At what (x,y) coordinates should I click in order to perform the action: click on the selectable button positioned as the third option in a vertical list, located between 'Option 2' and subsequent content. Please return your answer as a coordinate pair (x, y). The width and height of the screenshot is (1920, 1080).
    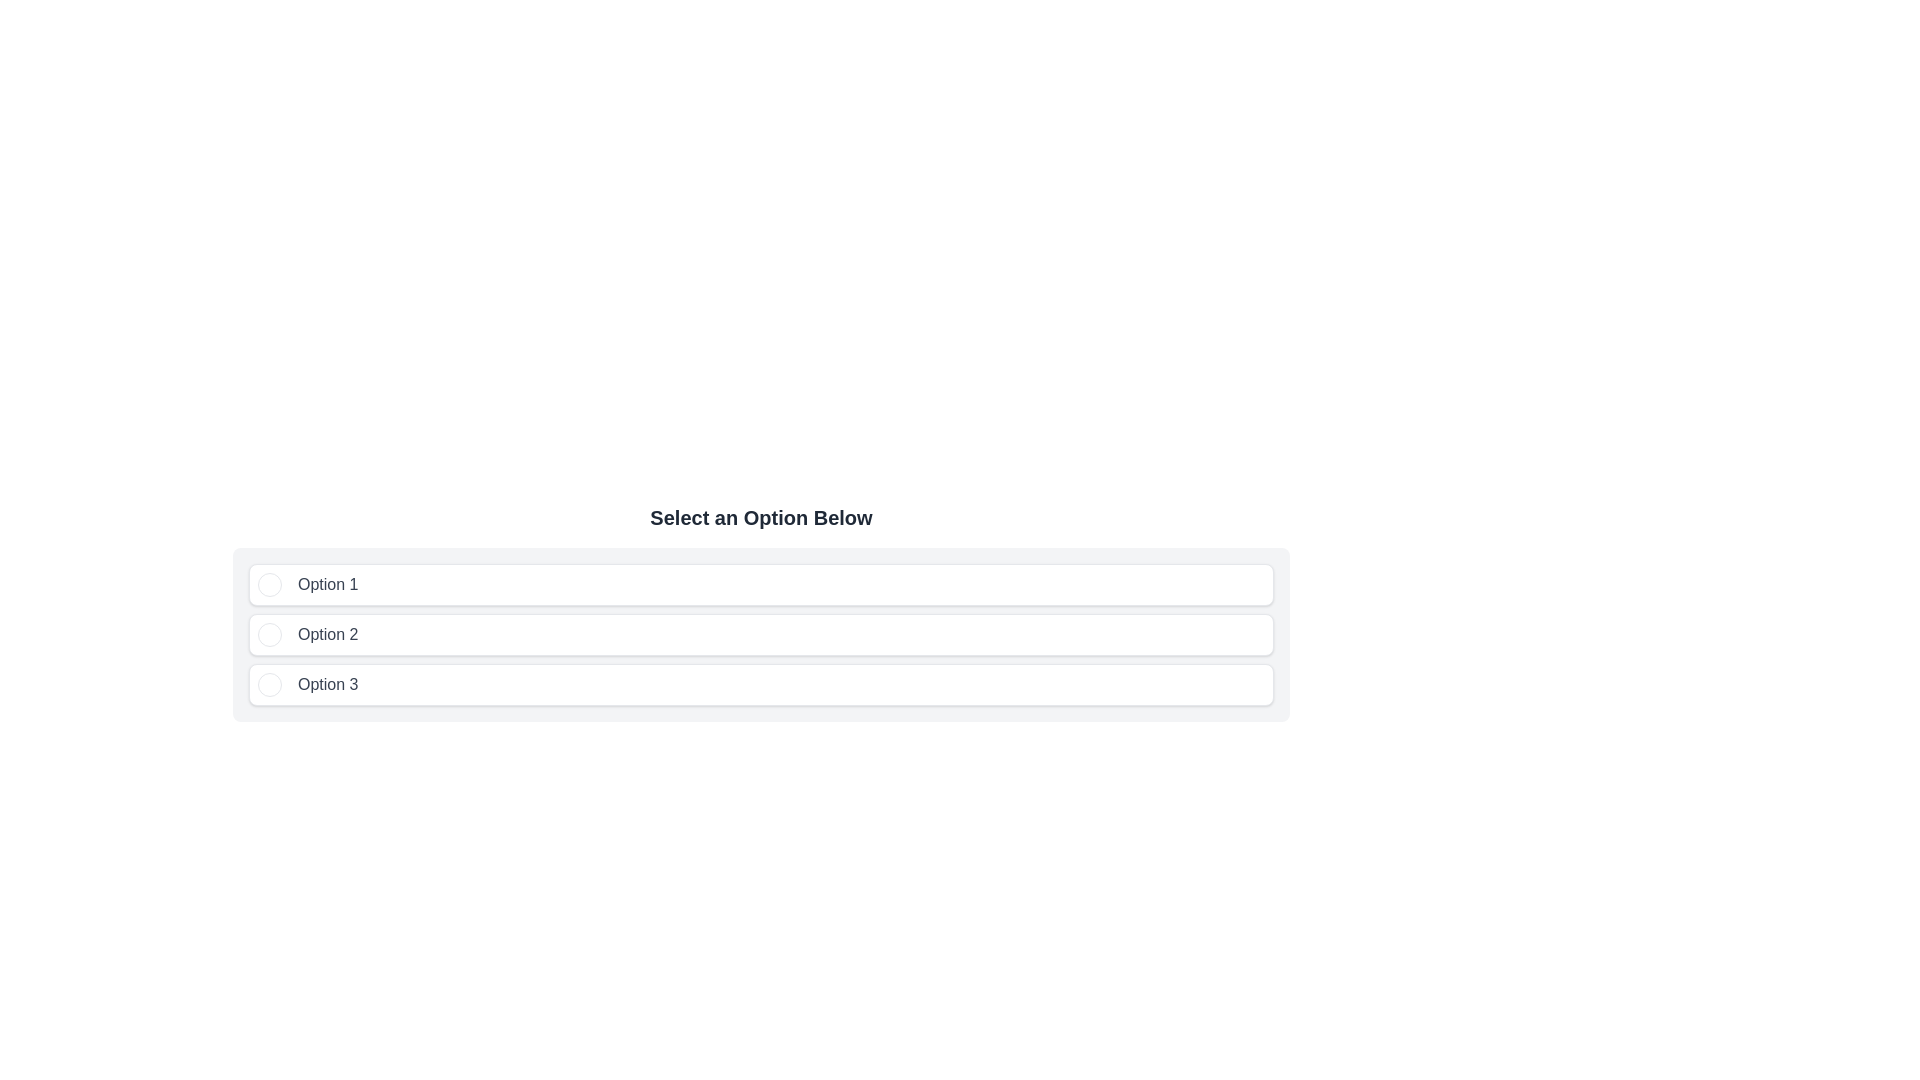
    Looking at the image, I should click on (760, 684).